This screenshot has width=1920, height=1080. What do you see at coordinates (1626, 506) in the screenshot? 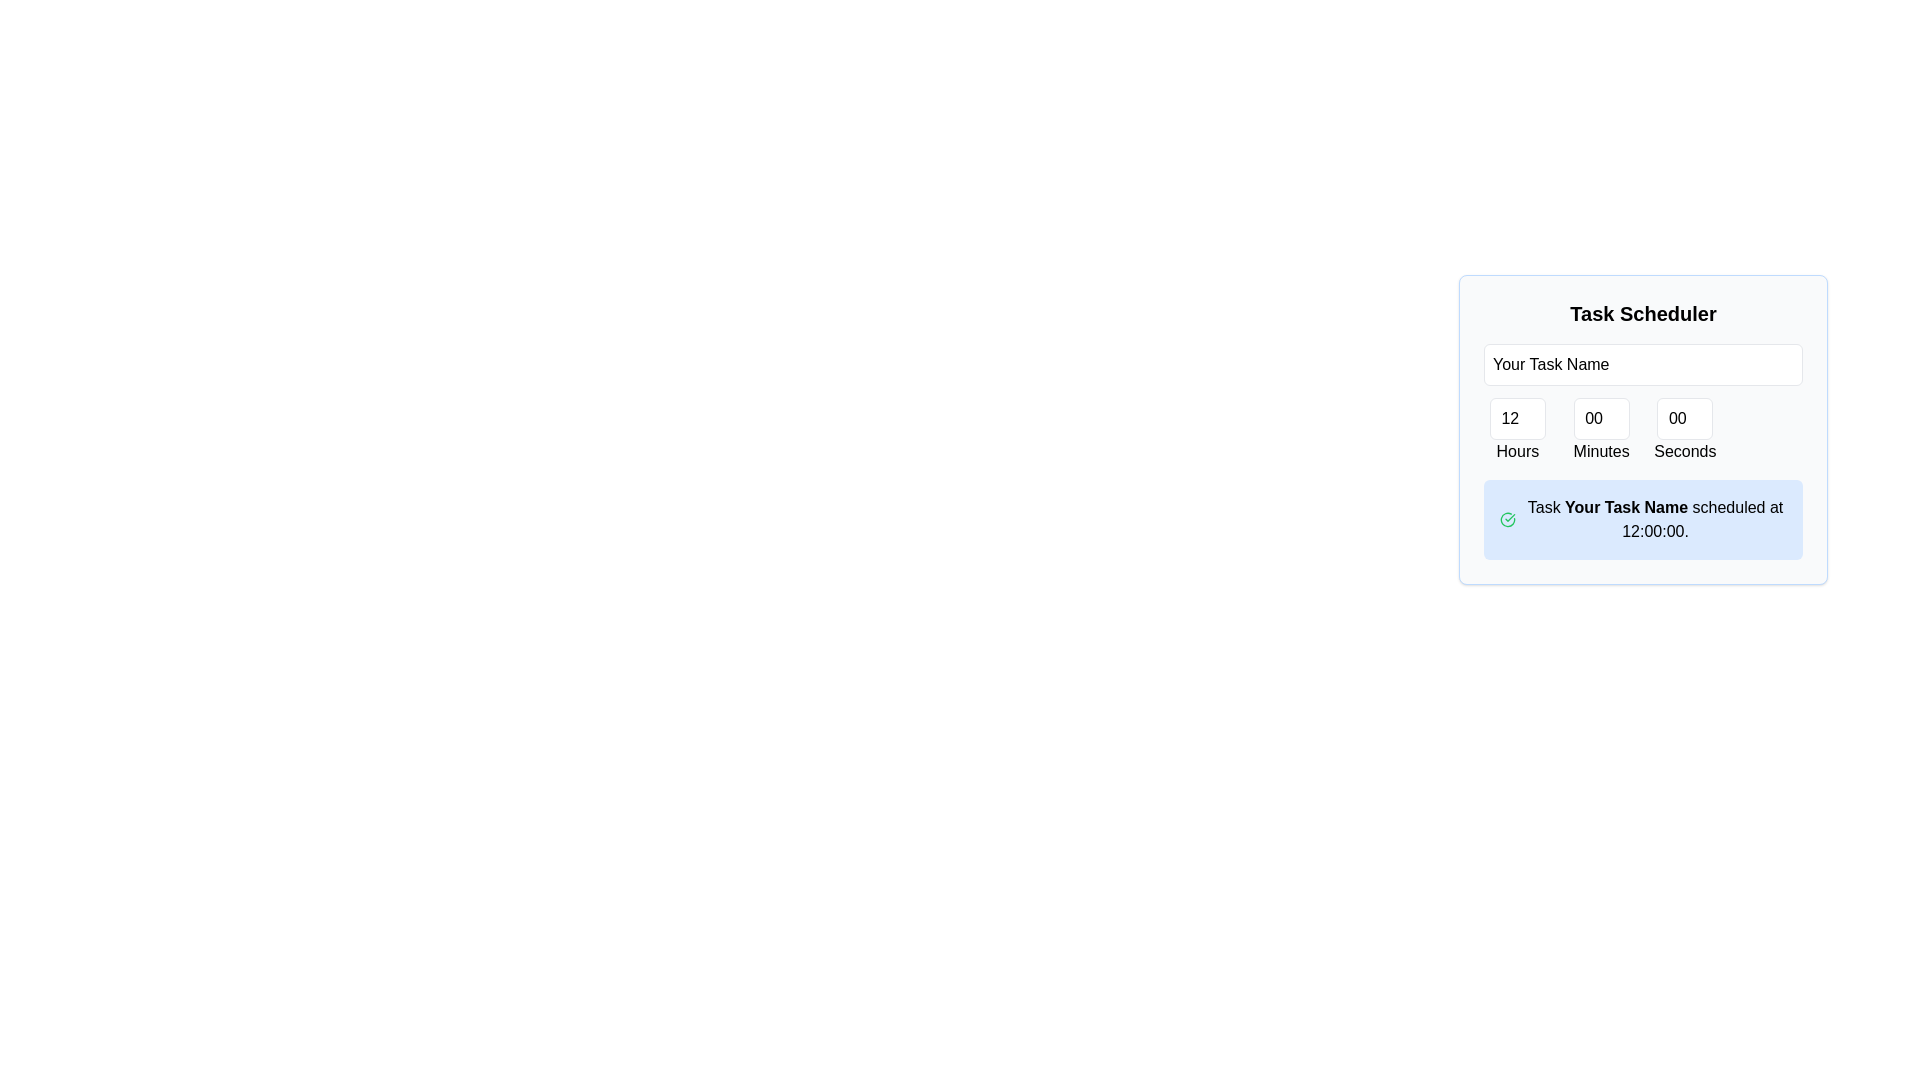
I see `the static text label displaying 'Your Task Name' within the notification sentence in the task scheduler interface` at bounding box center [1626, 506].